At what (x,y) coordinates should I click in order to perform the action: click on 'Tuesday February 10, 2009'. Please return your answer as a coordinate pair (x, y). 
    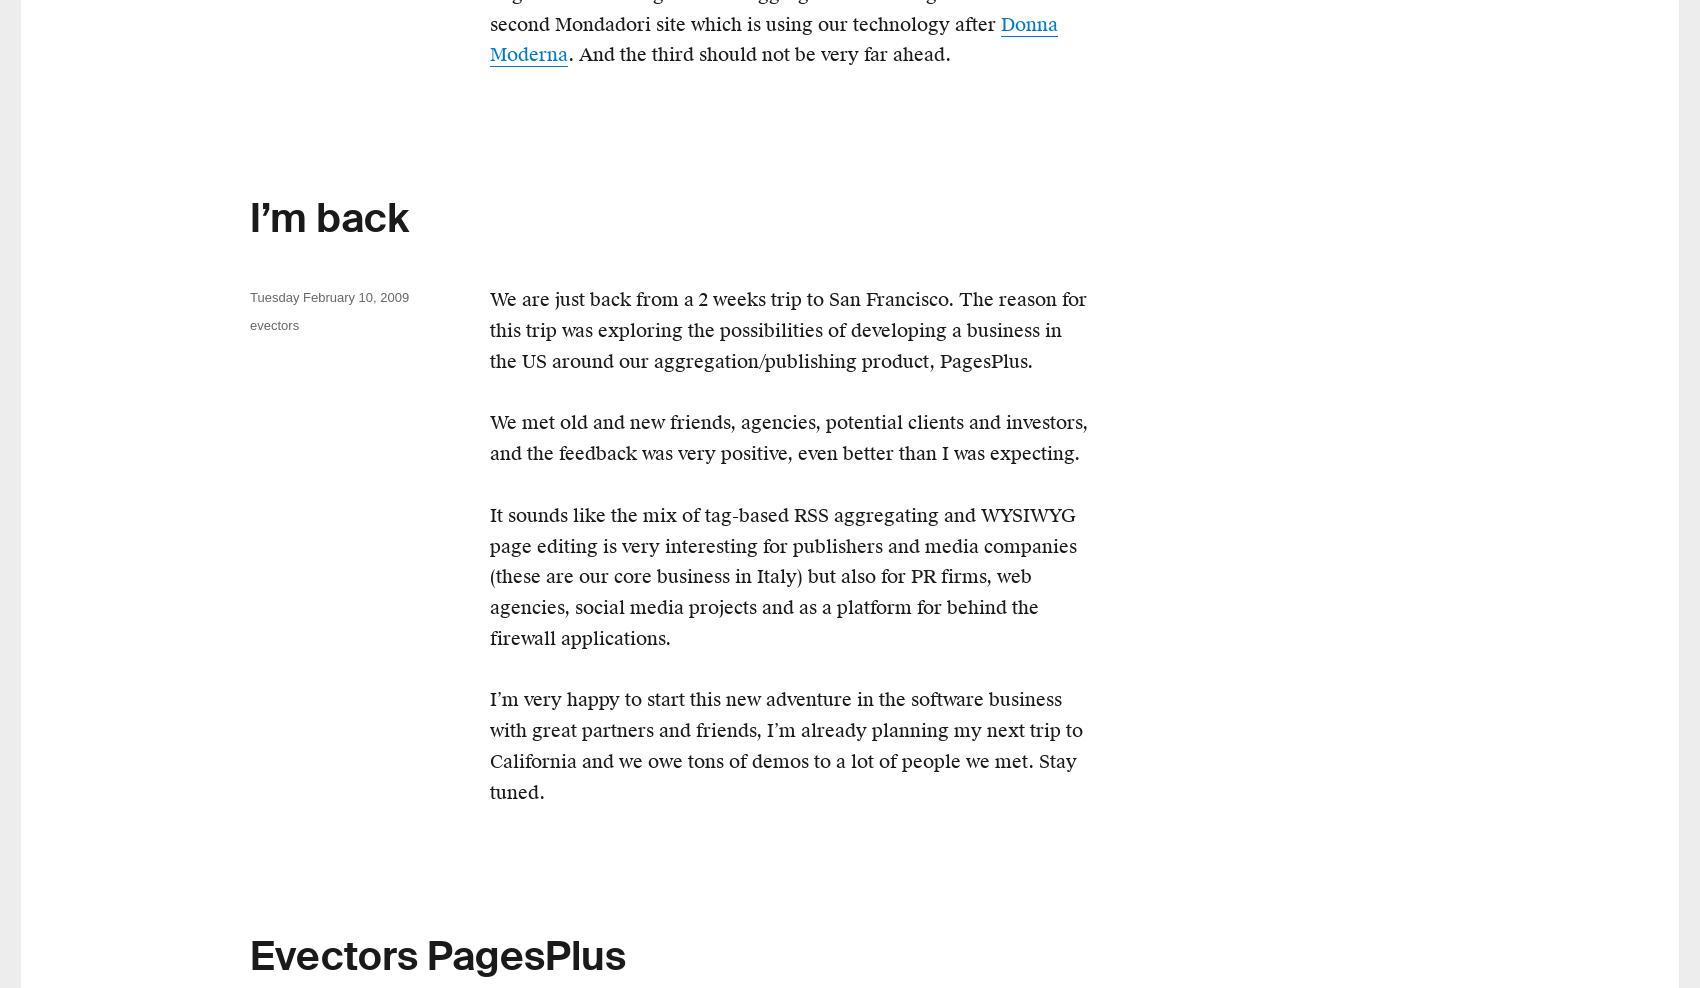
    Looking at the image, I should click on (328, 296).